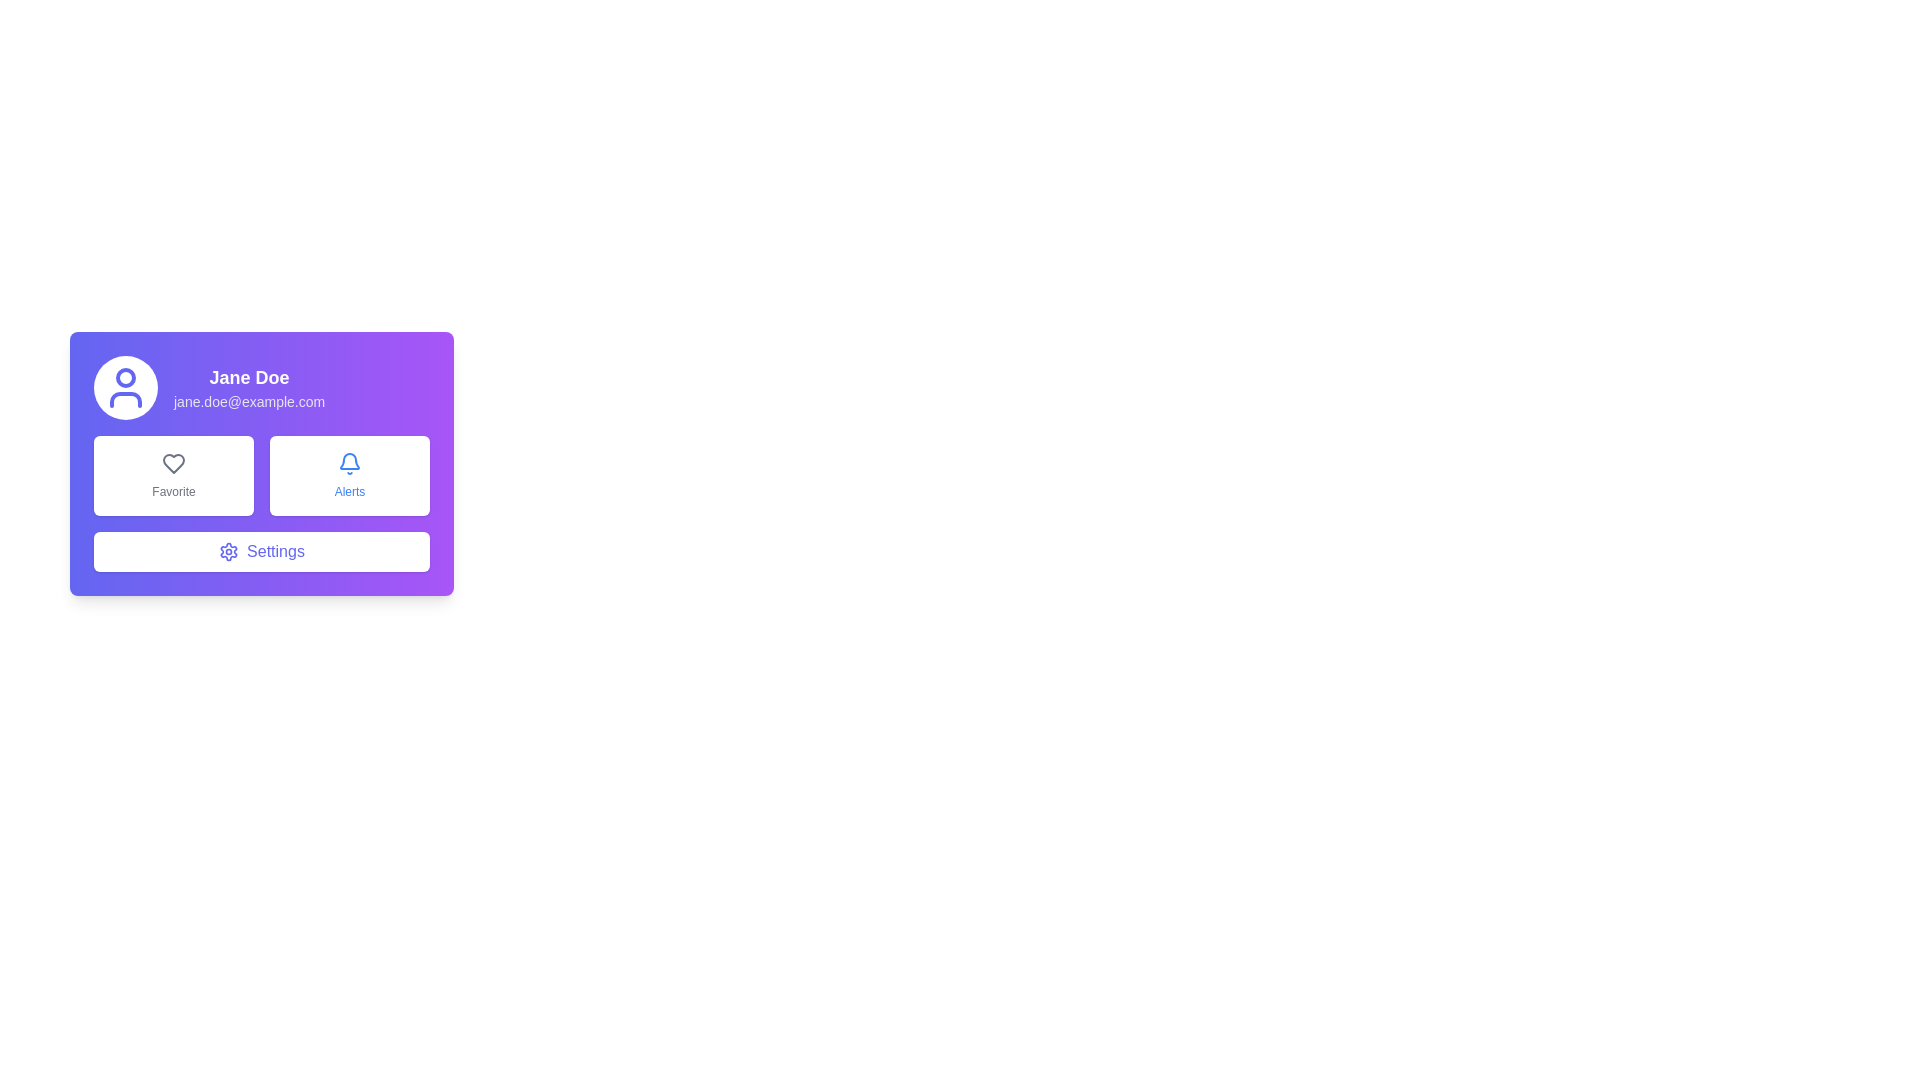  I want to click on the settings icon, which is a gear symbol located above the 'Settings' label in the bottom portion of the card-like interface, so click(229, 551).